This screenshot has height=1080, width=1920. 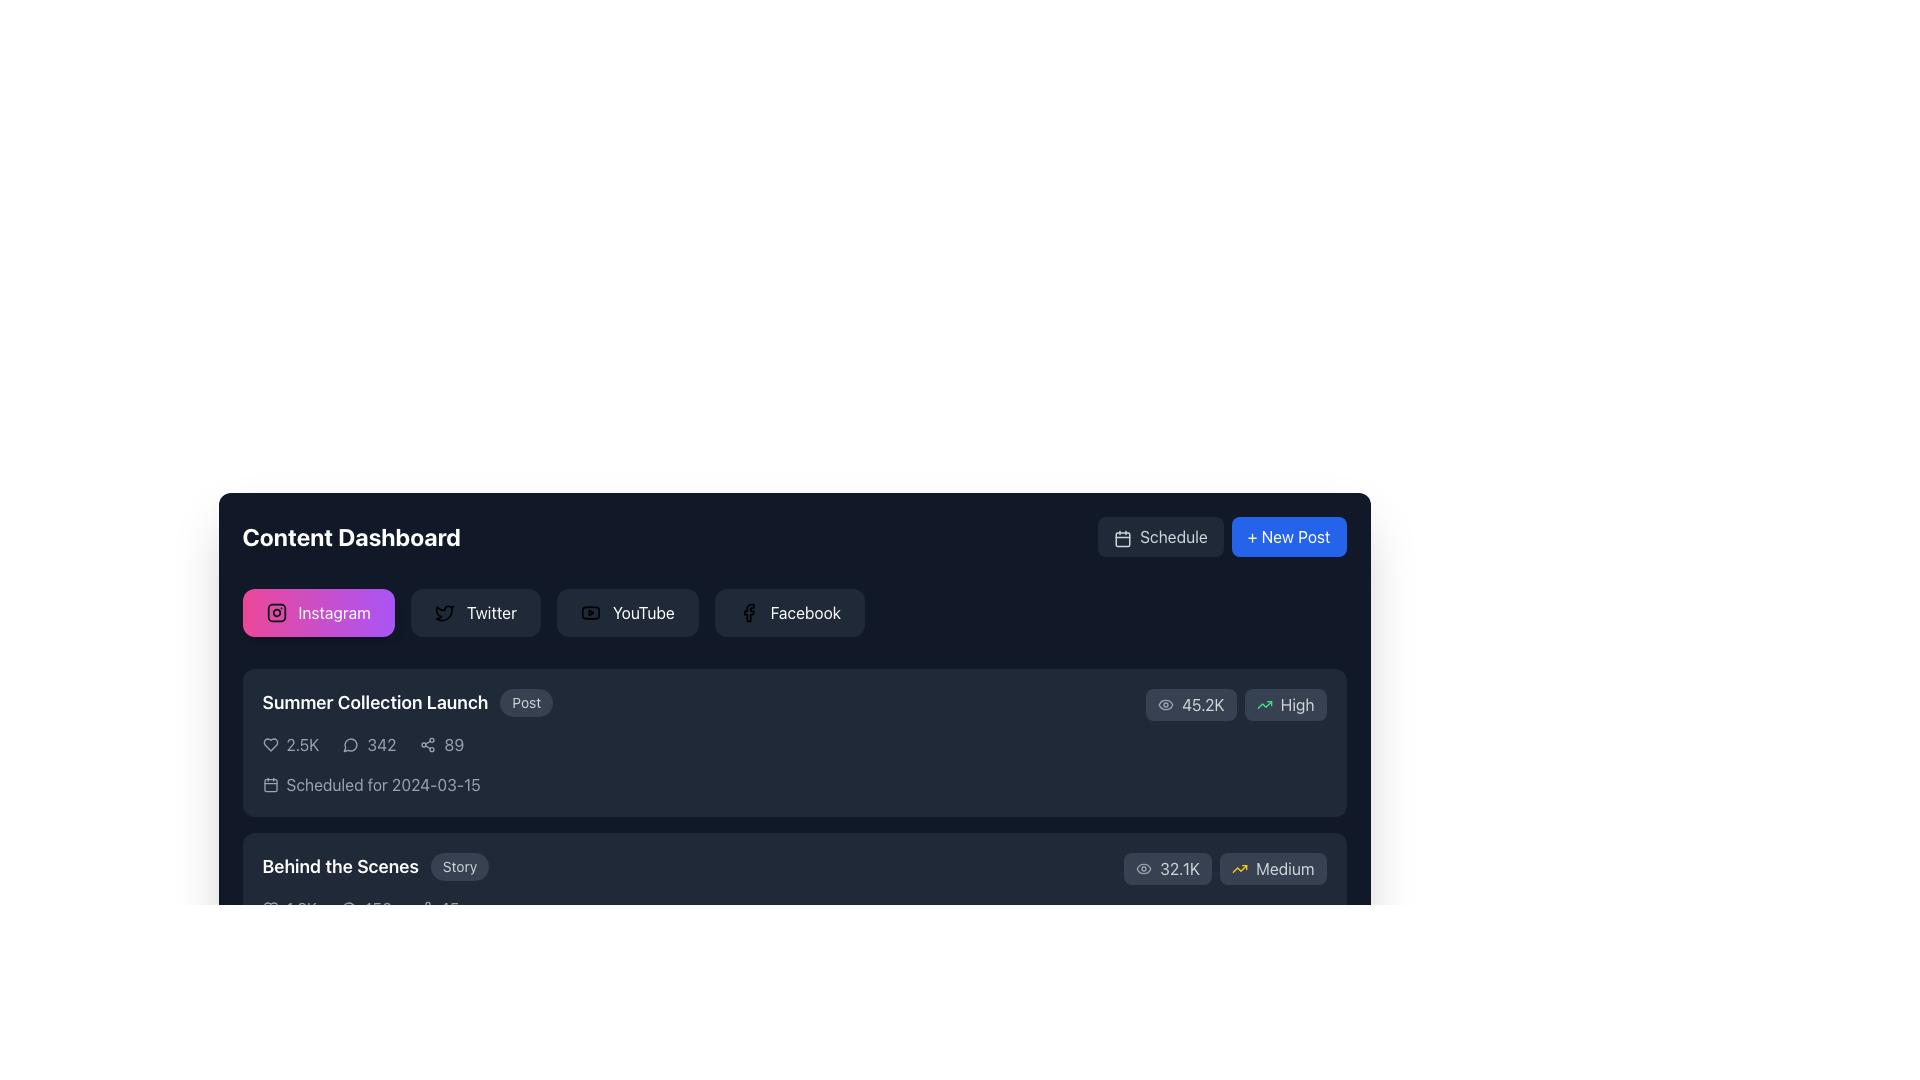 I want to click on the Instagram icon located at the top-left section of the dashboard interface, so click(x=275, y=612).